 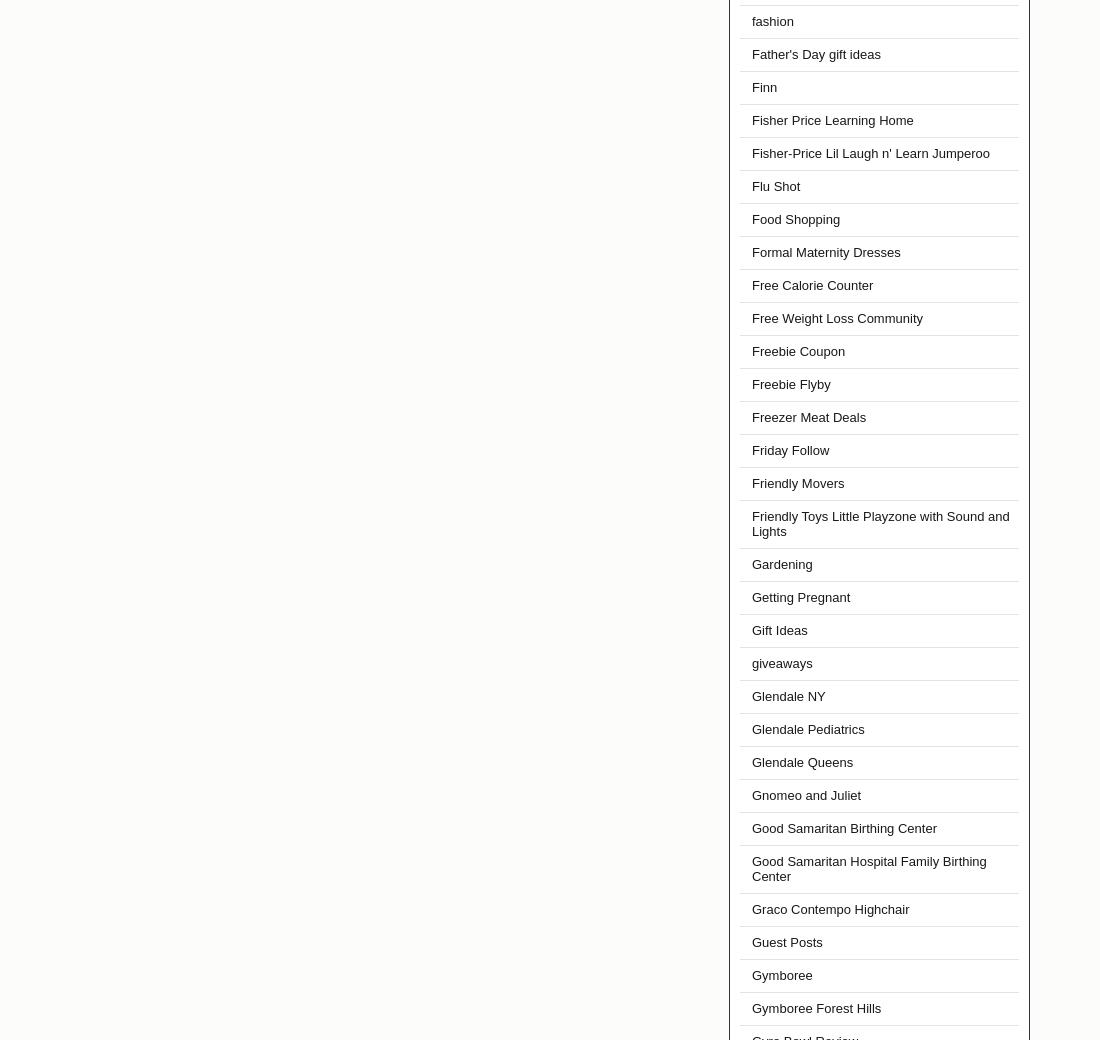 I want to click on 'Free Weight Loss Community', so click(x=750, y=317).